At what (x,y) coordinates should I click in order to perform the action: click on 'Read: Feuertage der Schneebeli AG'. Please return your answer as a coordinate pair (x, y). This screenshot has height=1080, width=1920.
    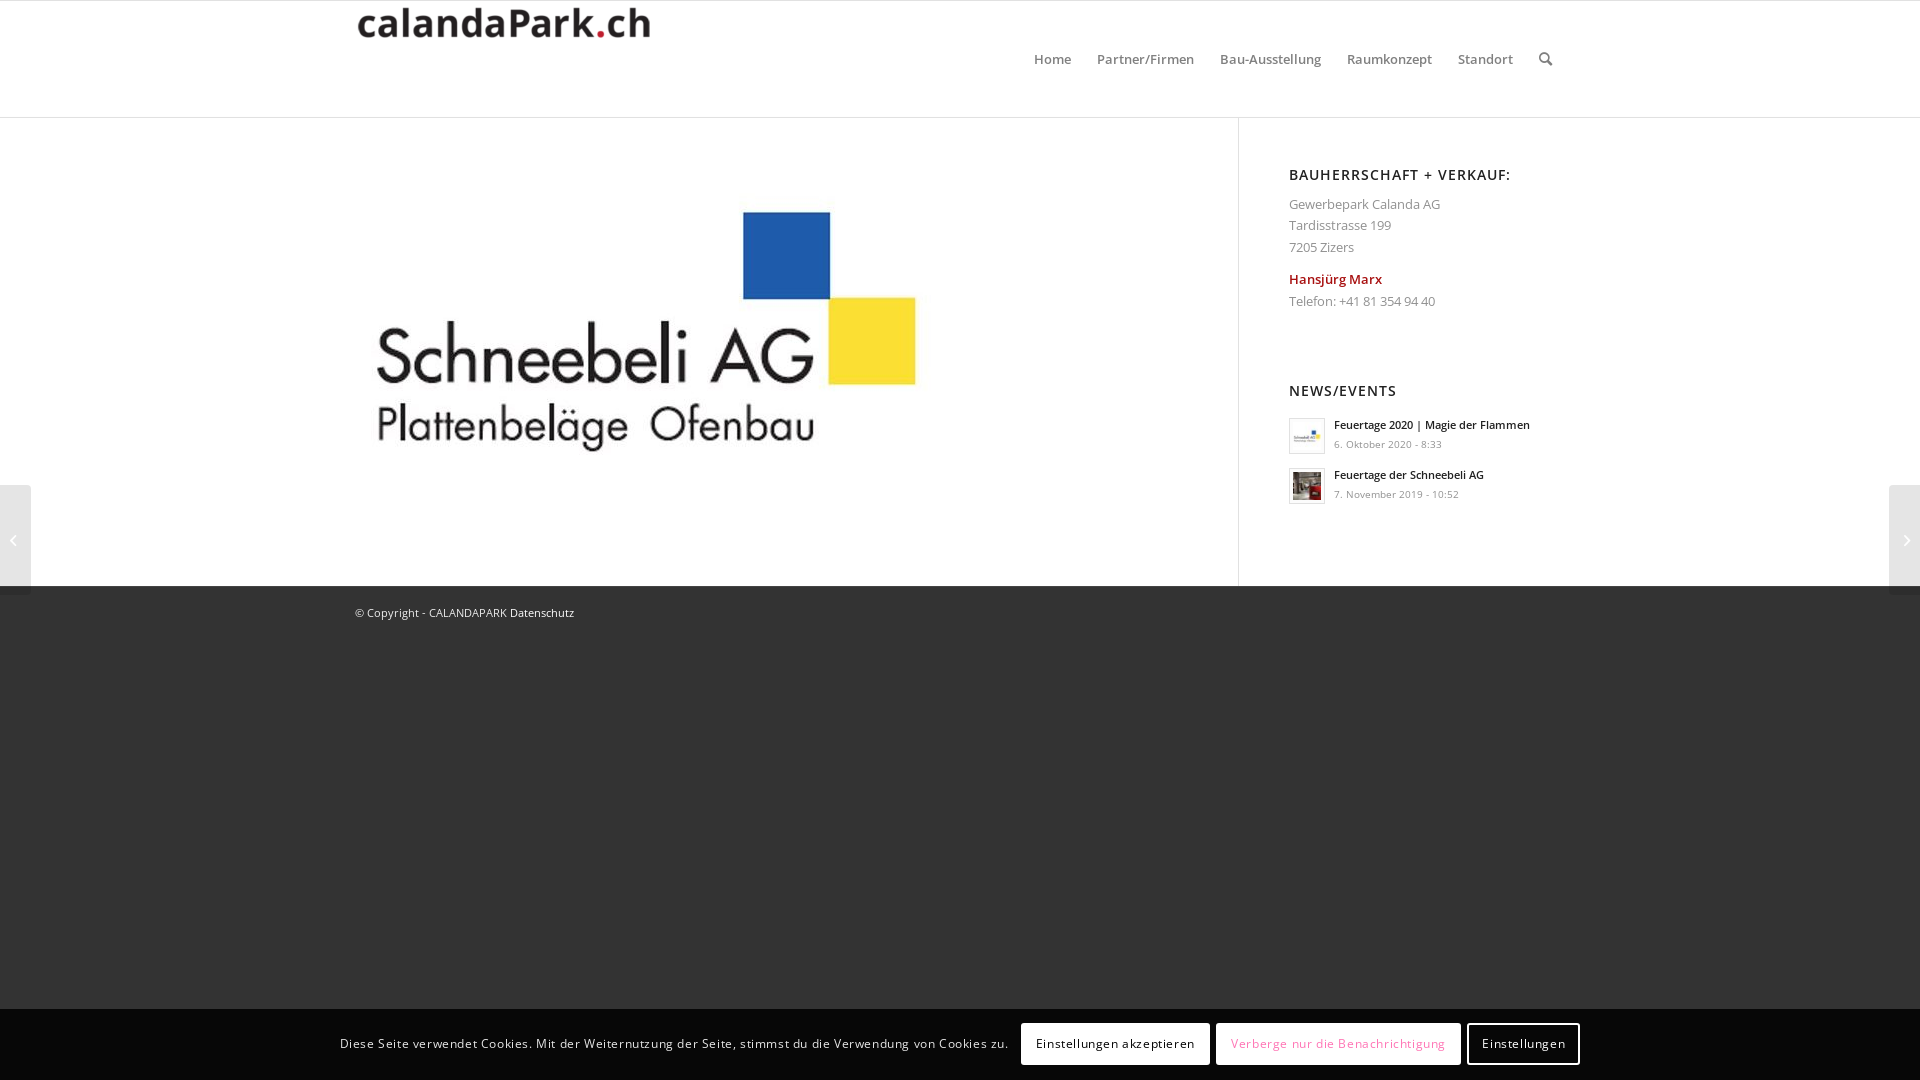
    Looking at the image, I should click on (1306, 486).